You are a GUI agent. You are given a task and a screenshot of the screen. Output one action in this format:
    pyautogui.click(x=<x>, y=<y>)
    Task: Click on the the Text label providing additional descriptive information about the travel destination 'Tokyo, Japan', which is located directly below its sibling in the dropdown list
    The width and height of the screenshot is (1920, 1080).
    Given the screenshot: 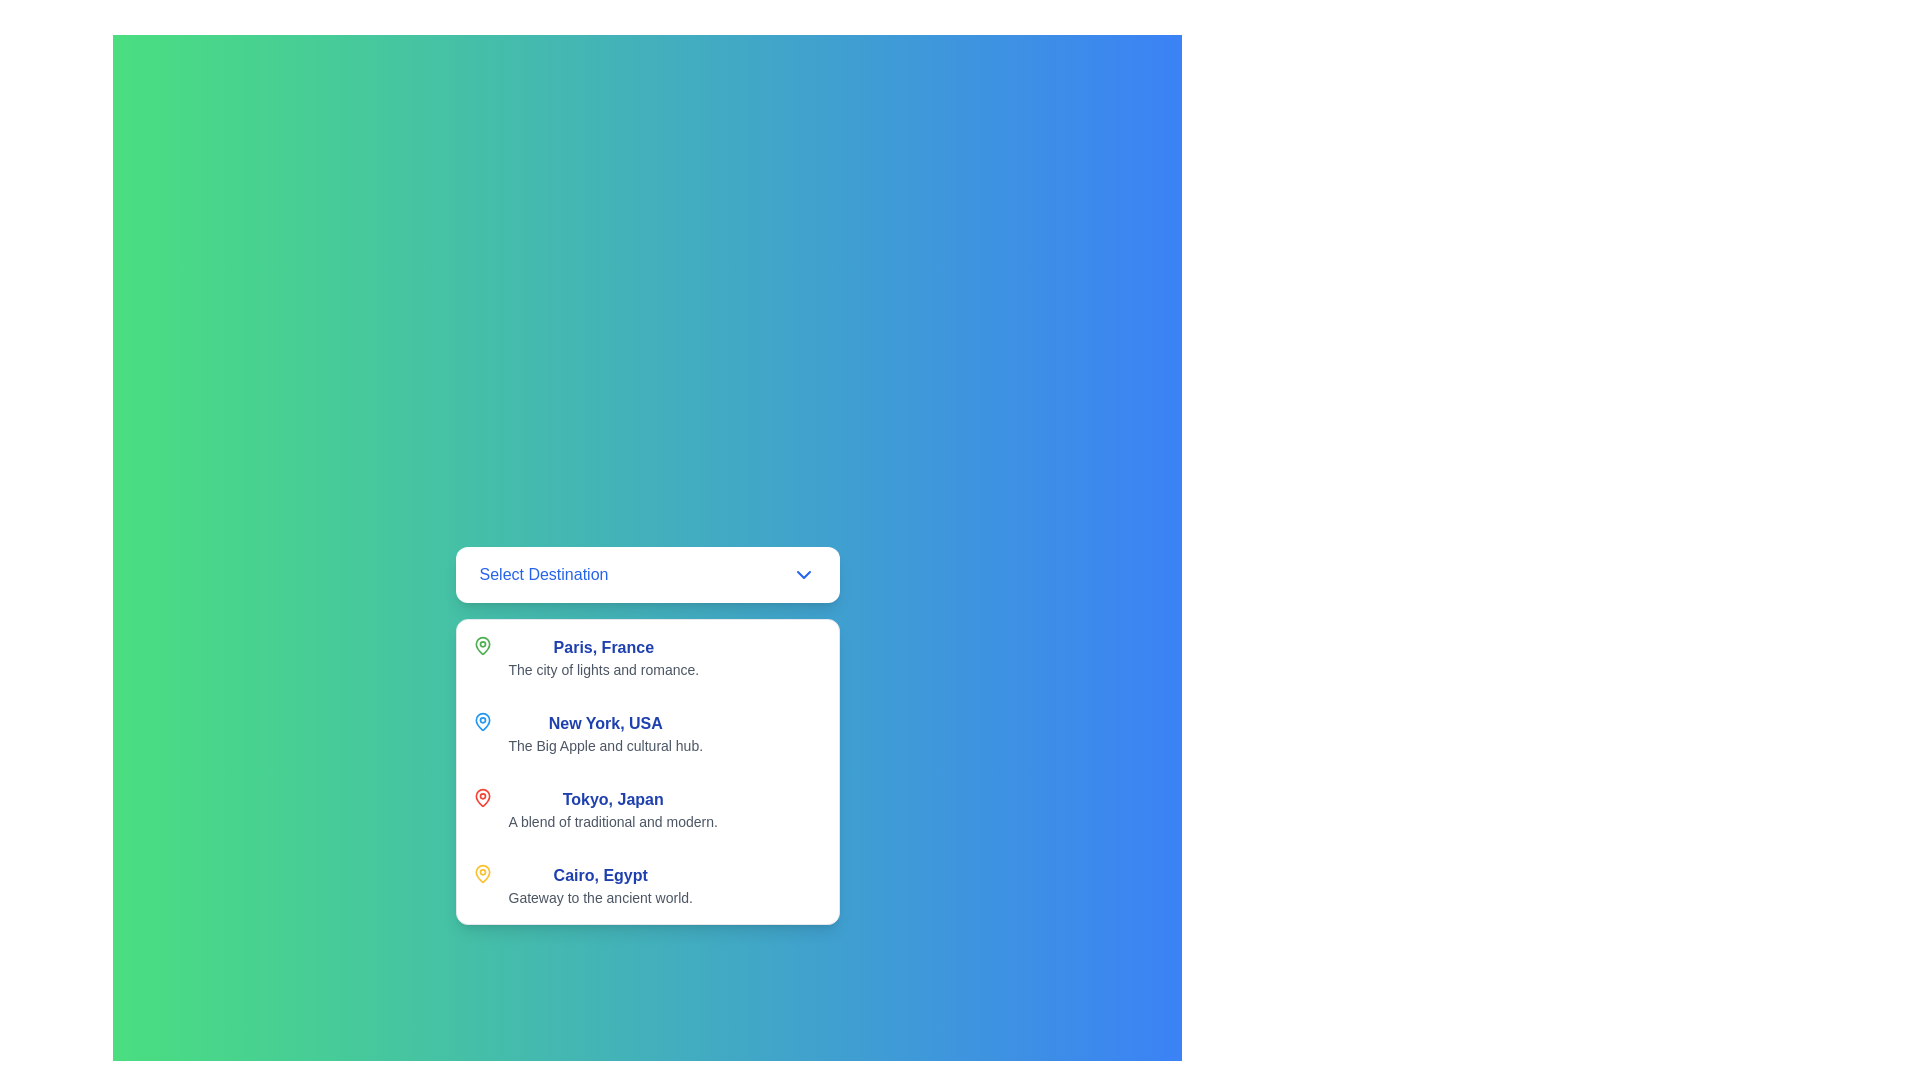 What is the action you would take?
    pyautogui.click(x=612, y=821)
    